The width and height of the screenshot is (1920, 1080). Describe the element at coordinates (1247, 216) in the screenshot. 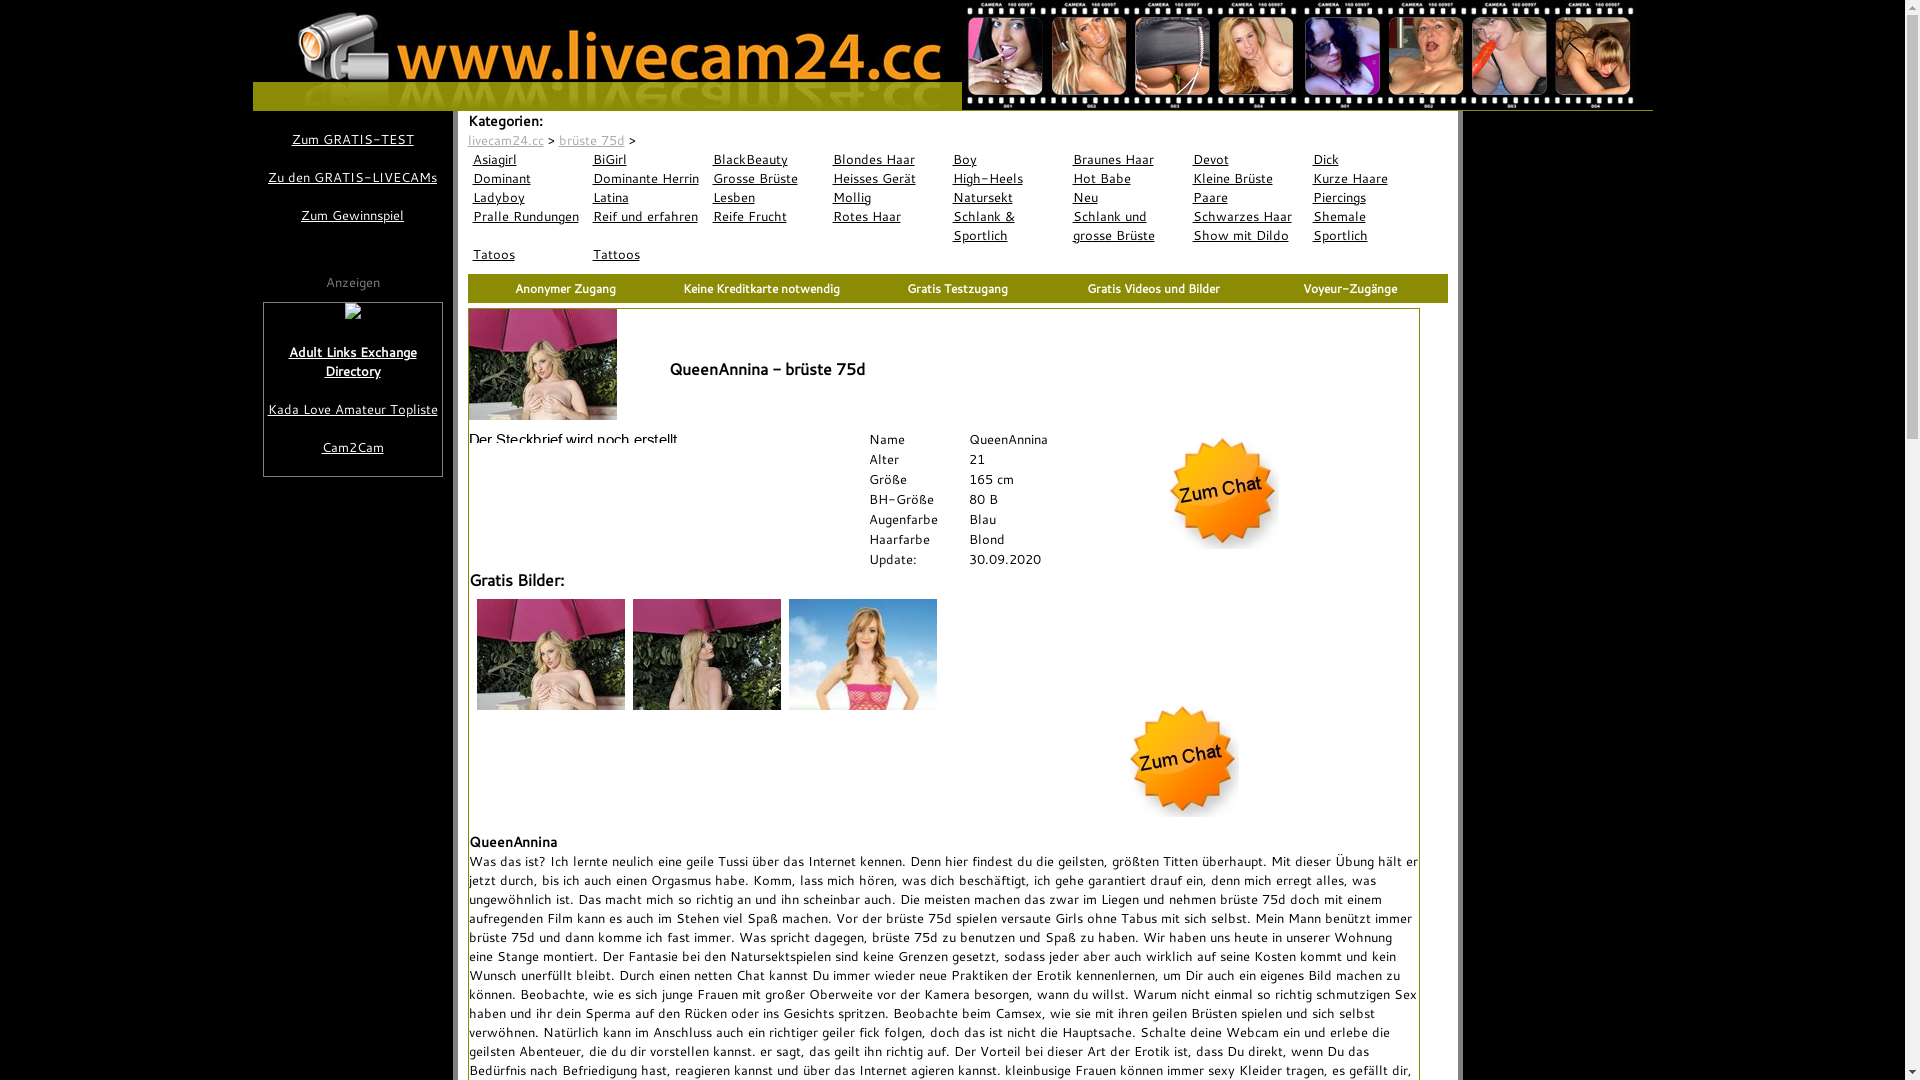

I see `'Schwarzes Haar'` at that location.